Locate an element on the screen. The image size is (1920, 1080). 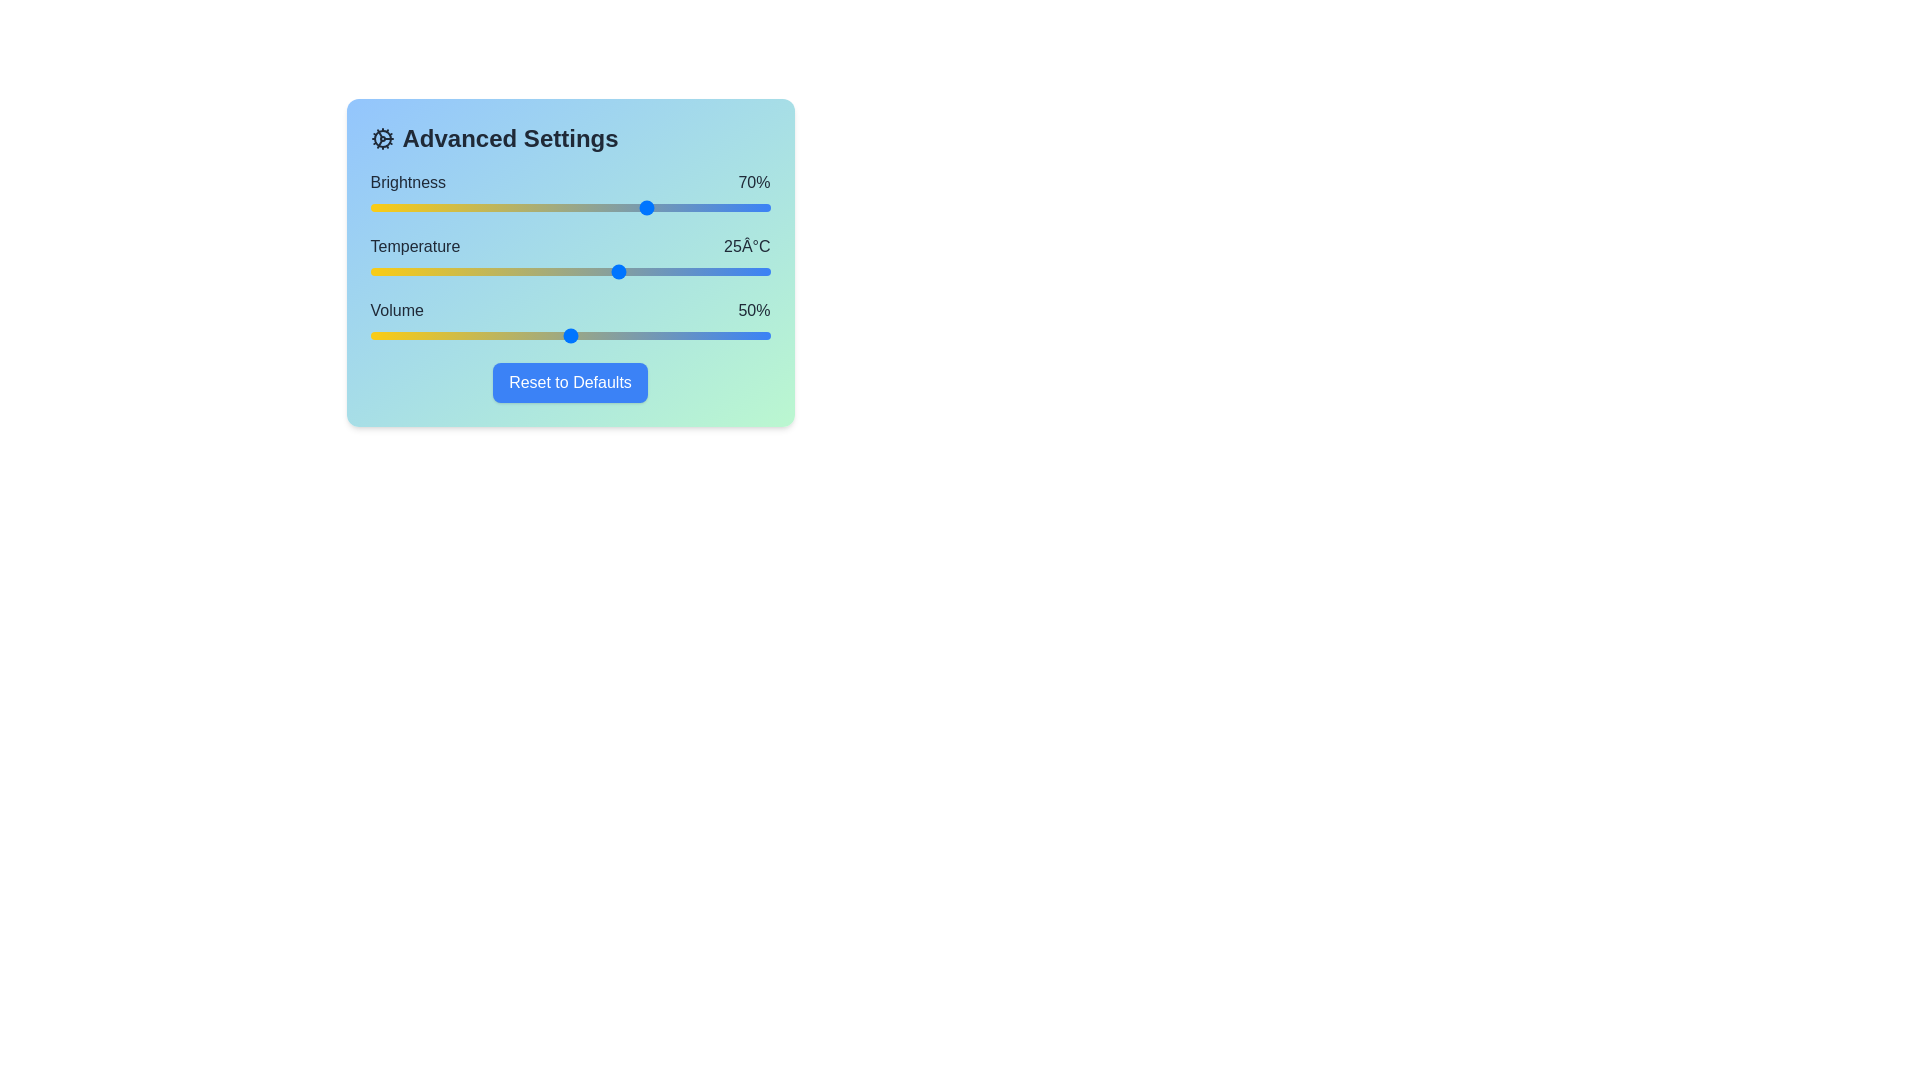
the temperature slider to set the temperature to 26 degrees Celsius is located at coordinates (629, 272).